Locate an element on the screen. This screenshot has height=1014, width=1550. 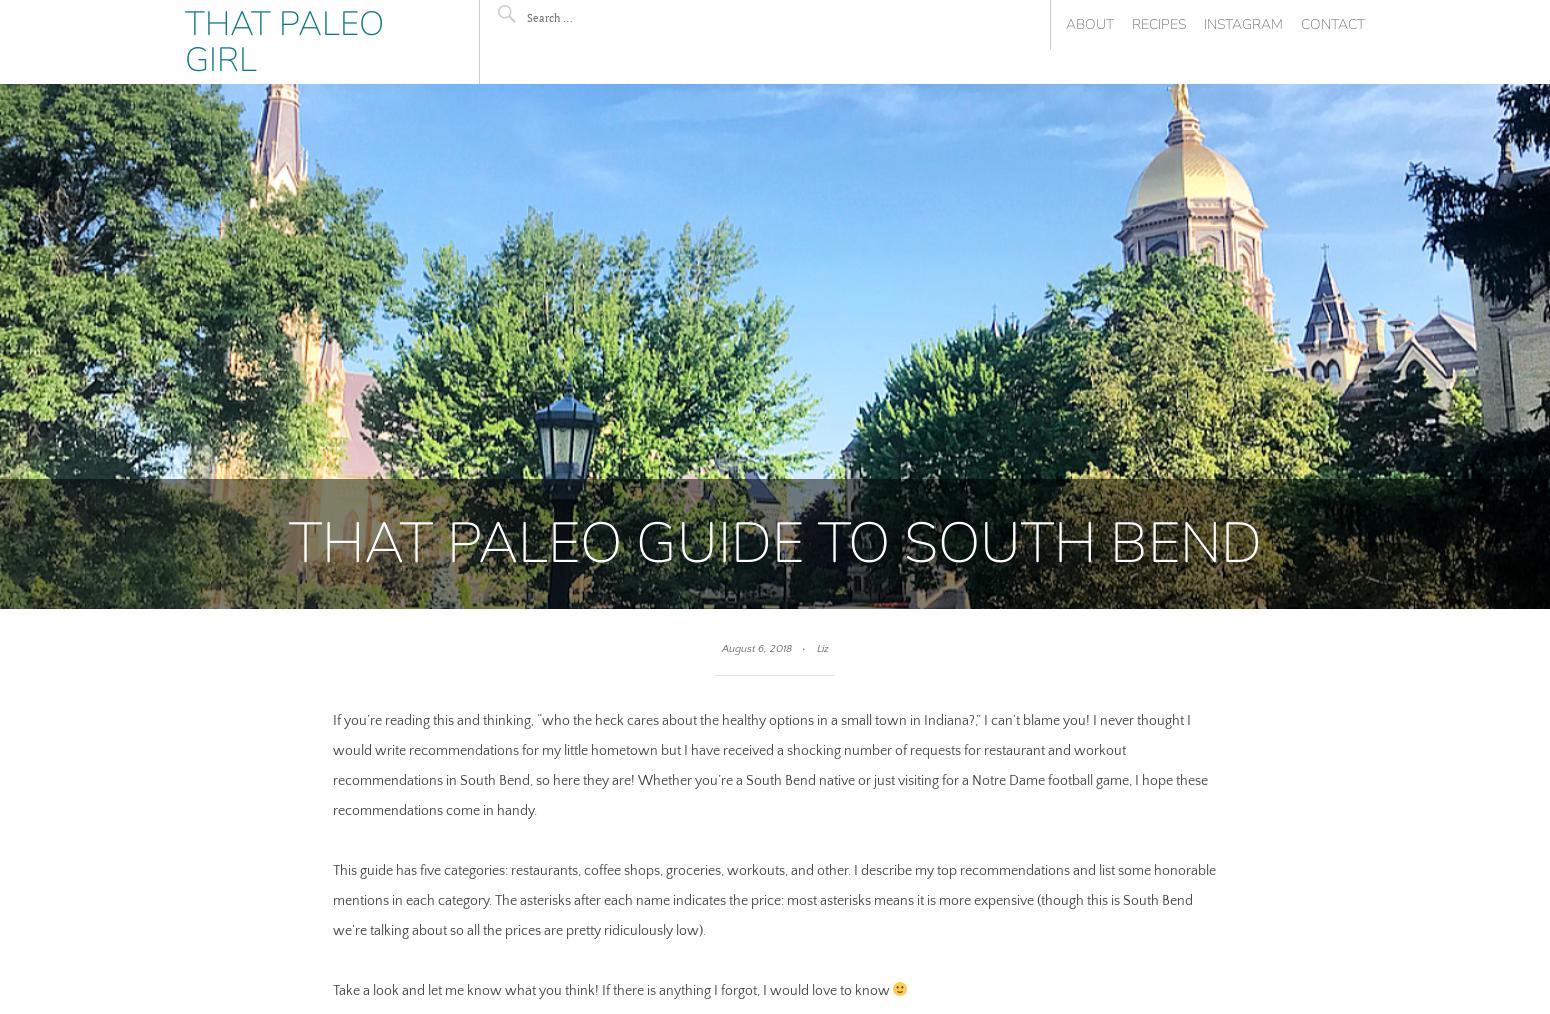
'That Paleo Girl' is located at coordinates (184, 40).